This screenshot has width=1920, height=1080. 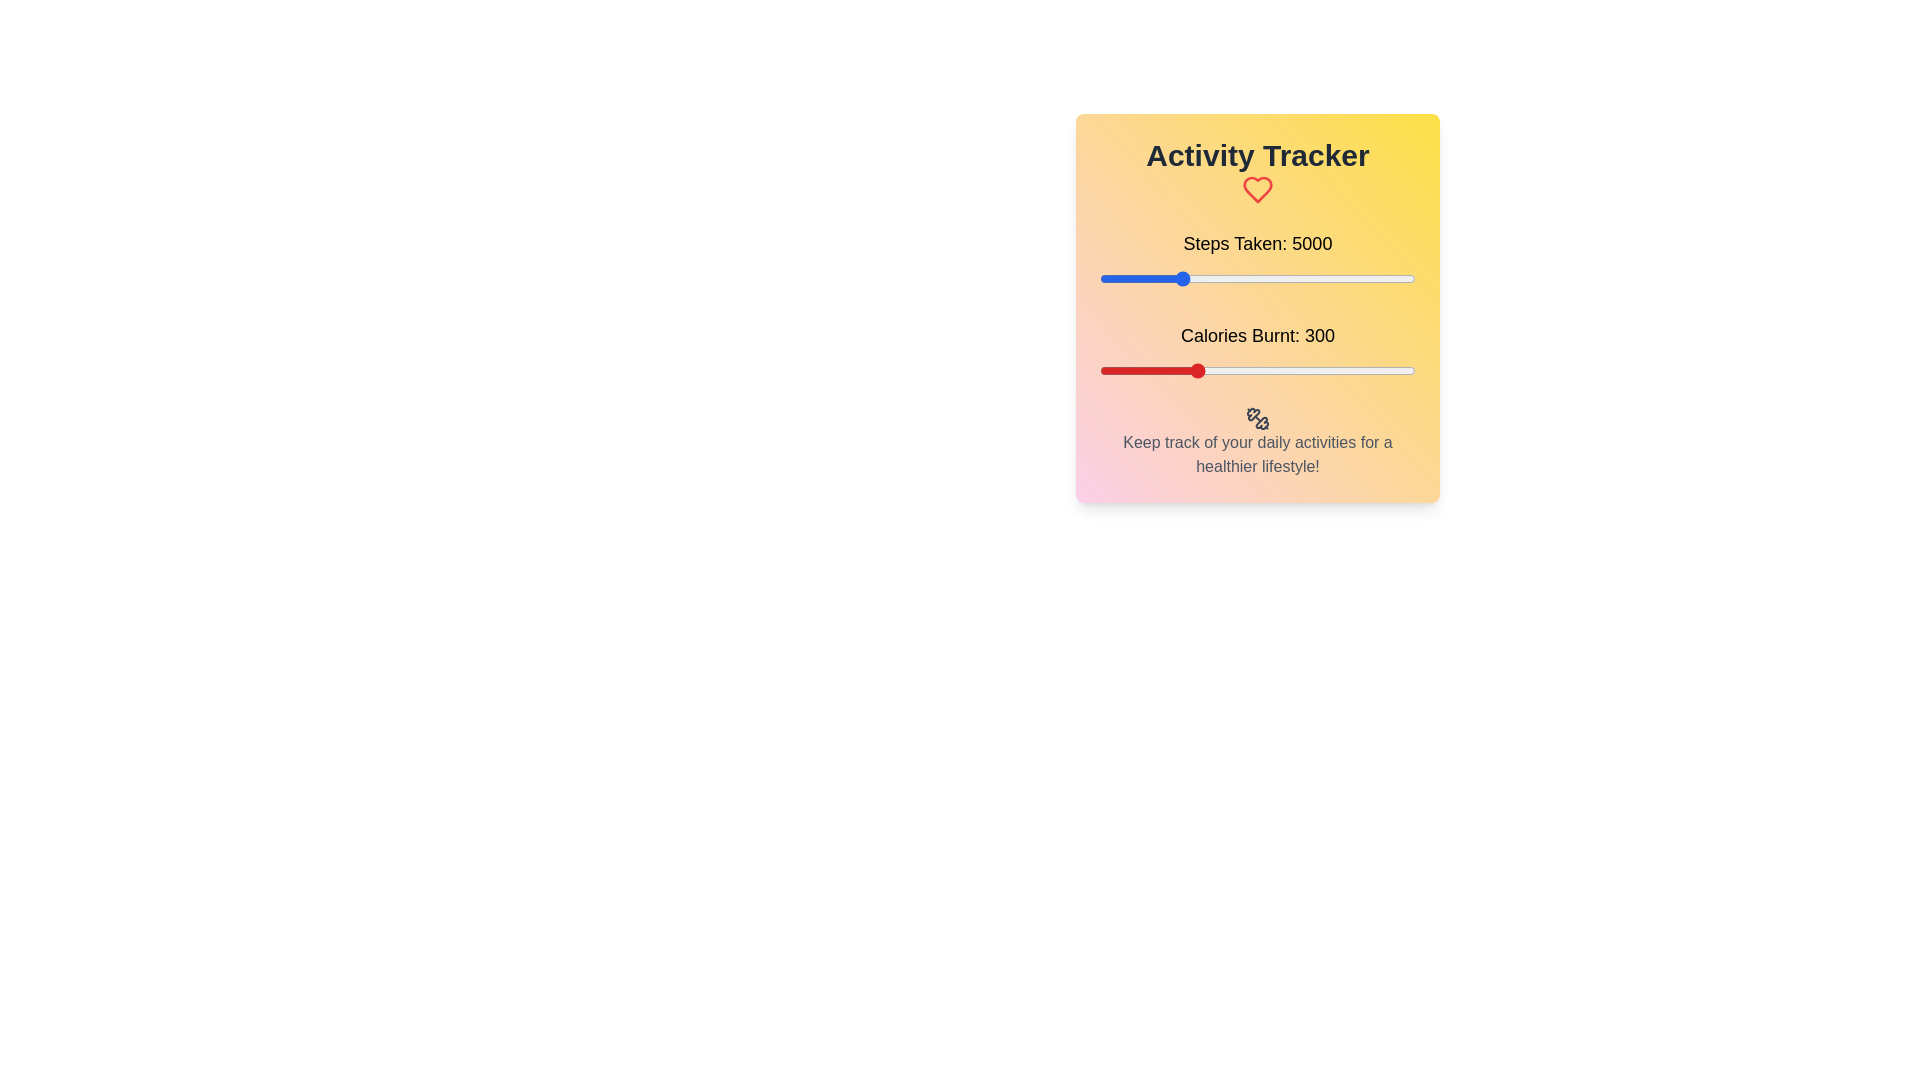 What do you see at coordinates (1256, 370) in the screenshot?
I see `the slider thumb of the horizontal slider with a red track located in the 'Activity Tracker' widget, positioned below 'Calories Burnt: 300'` at bounding box center [1256, 370].